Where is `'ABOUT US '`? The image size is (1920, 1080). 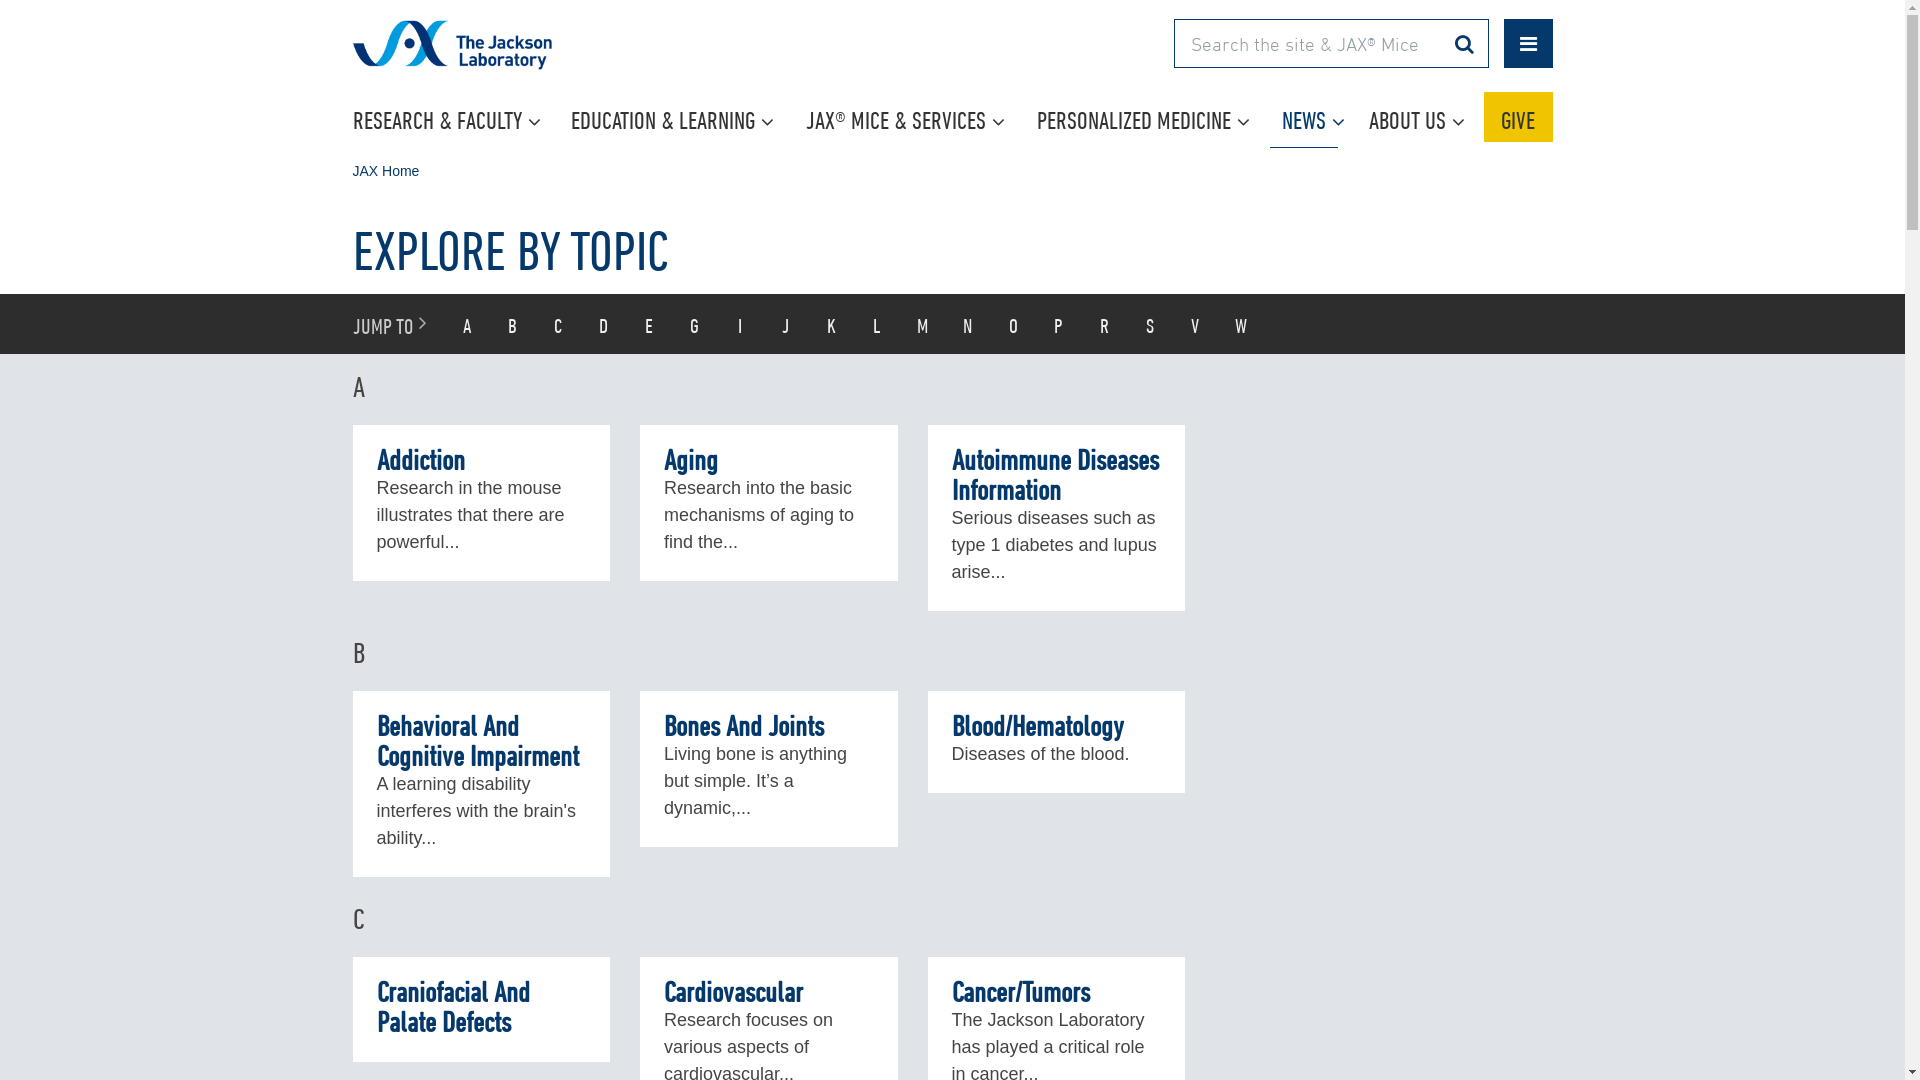
'ABOUT US ' is located at coordinates (1416, 116).